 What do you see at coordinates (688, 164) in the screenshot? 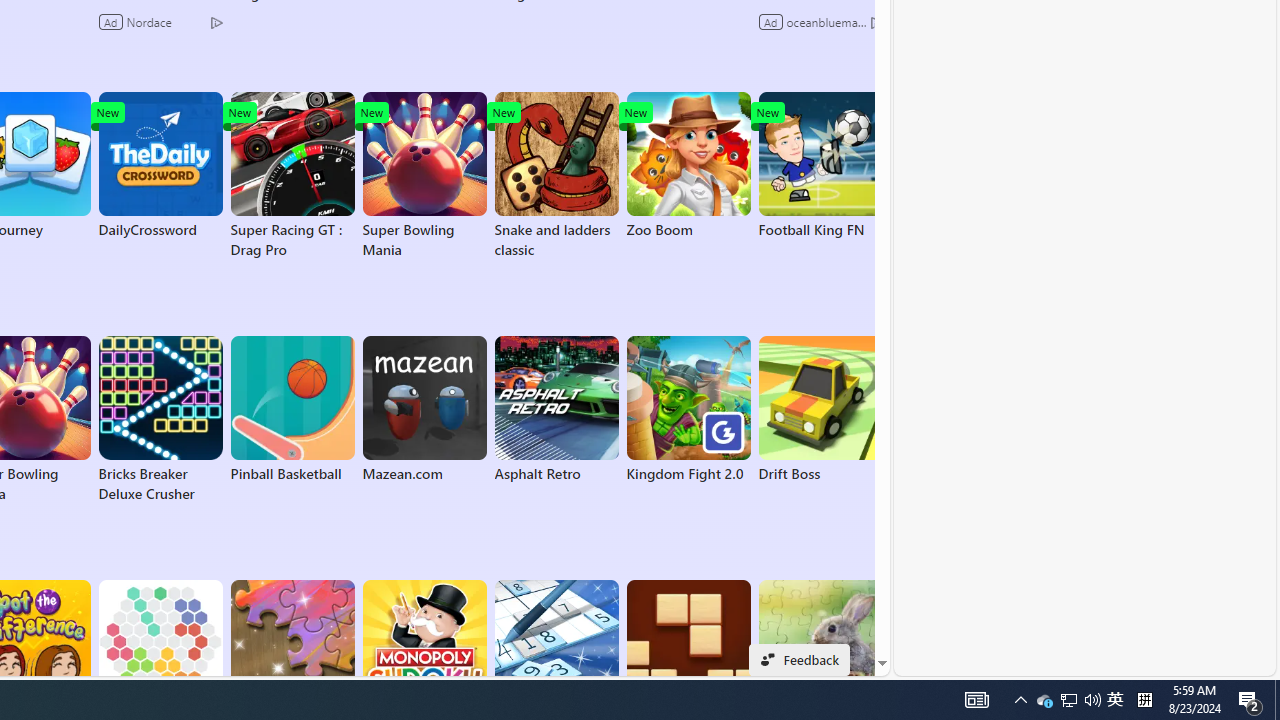
I see `'Zoo Boom'` at bounding box center [688, 164].